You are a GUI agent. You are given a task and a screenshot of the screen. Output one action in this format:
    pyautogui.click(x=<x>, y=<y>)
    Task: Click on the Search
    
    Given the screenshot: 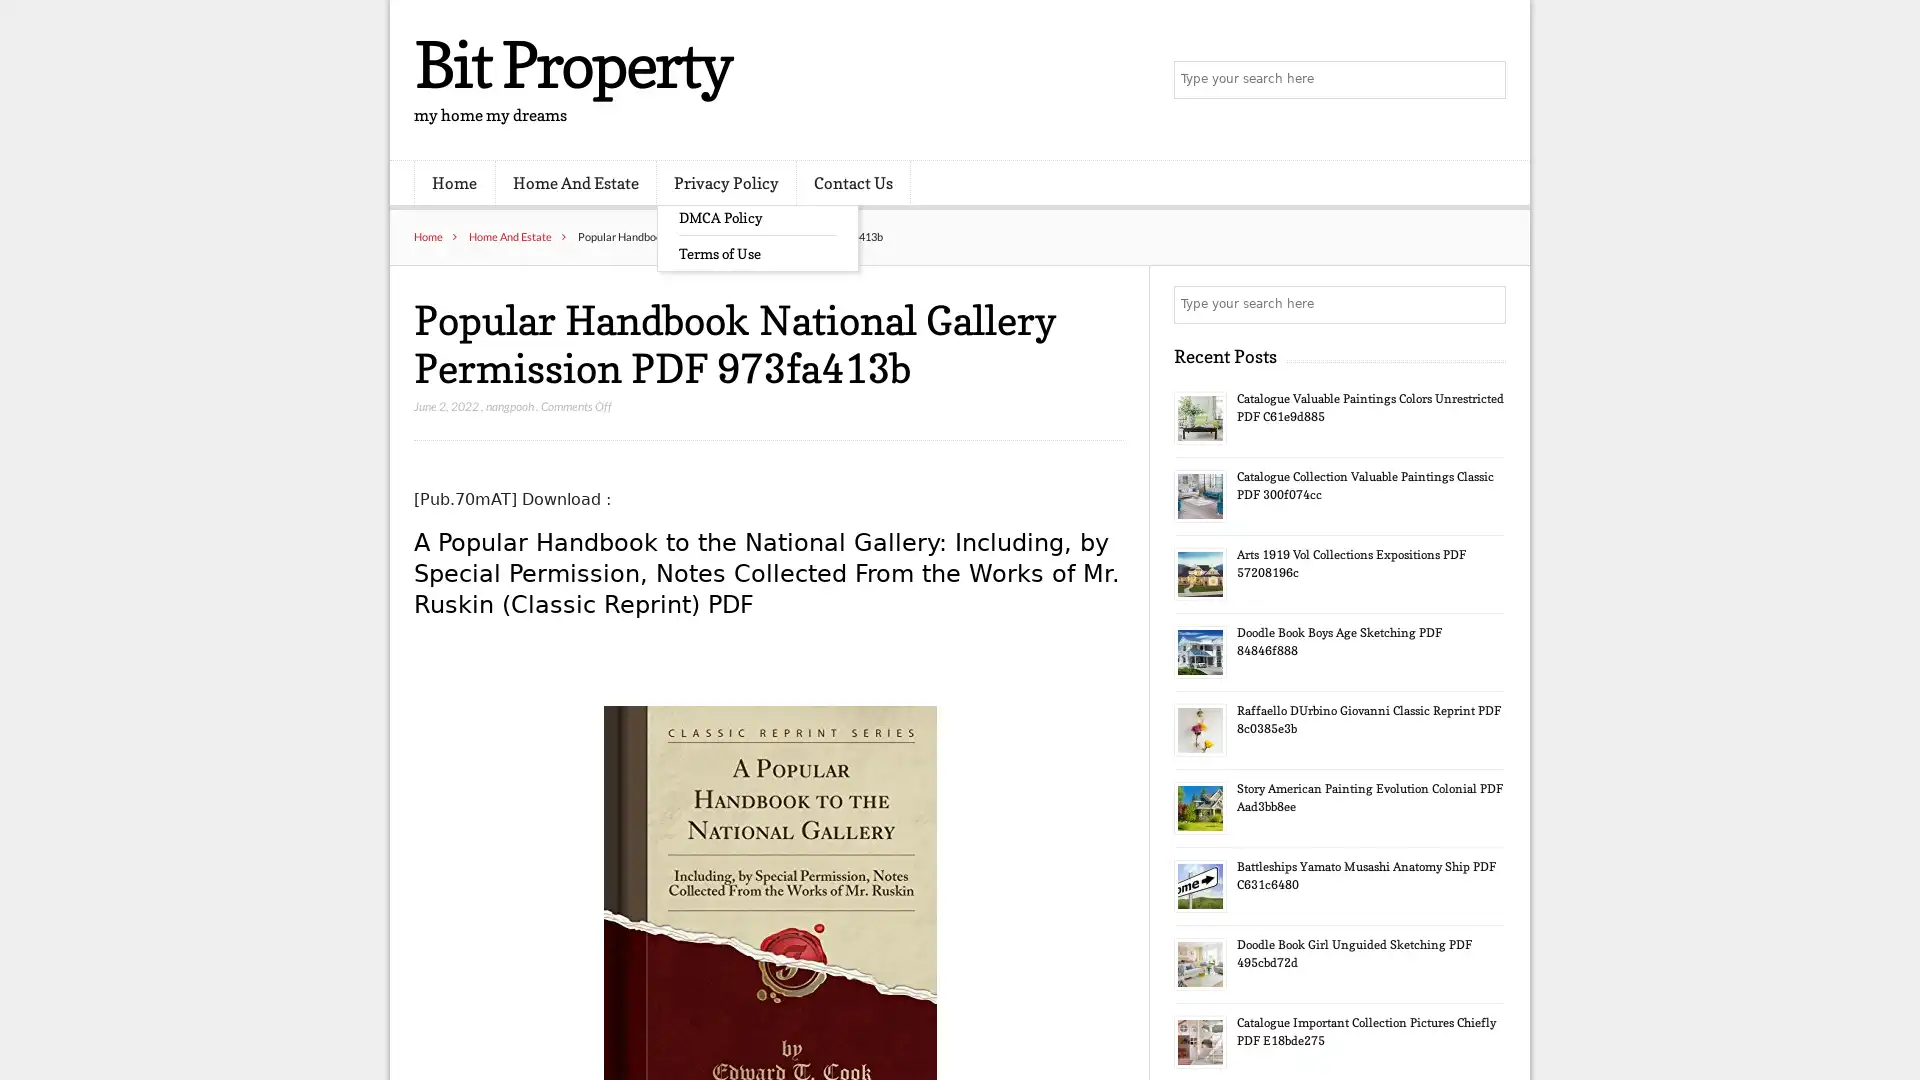 What is the action you would take?
    pyautogui.click(x=1485, y=80)
    